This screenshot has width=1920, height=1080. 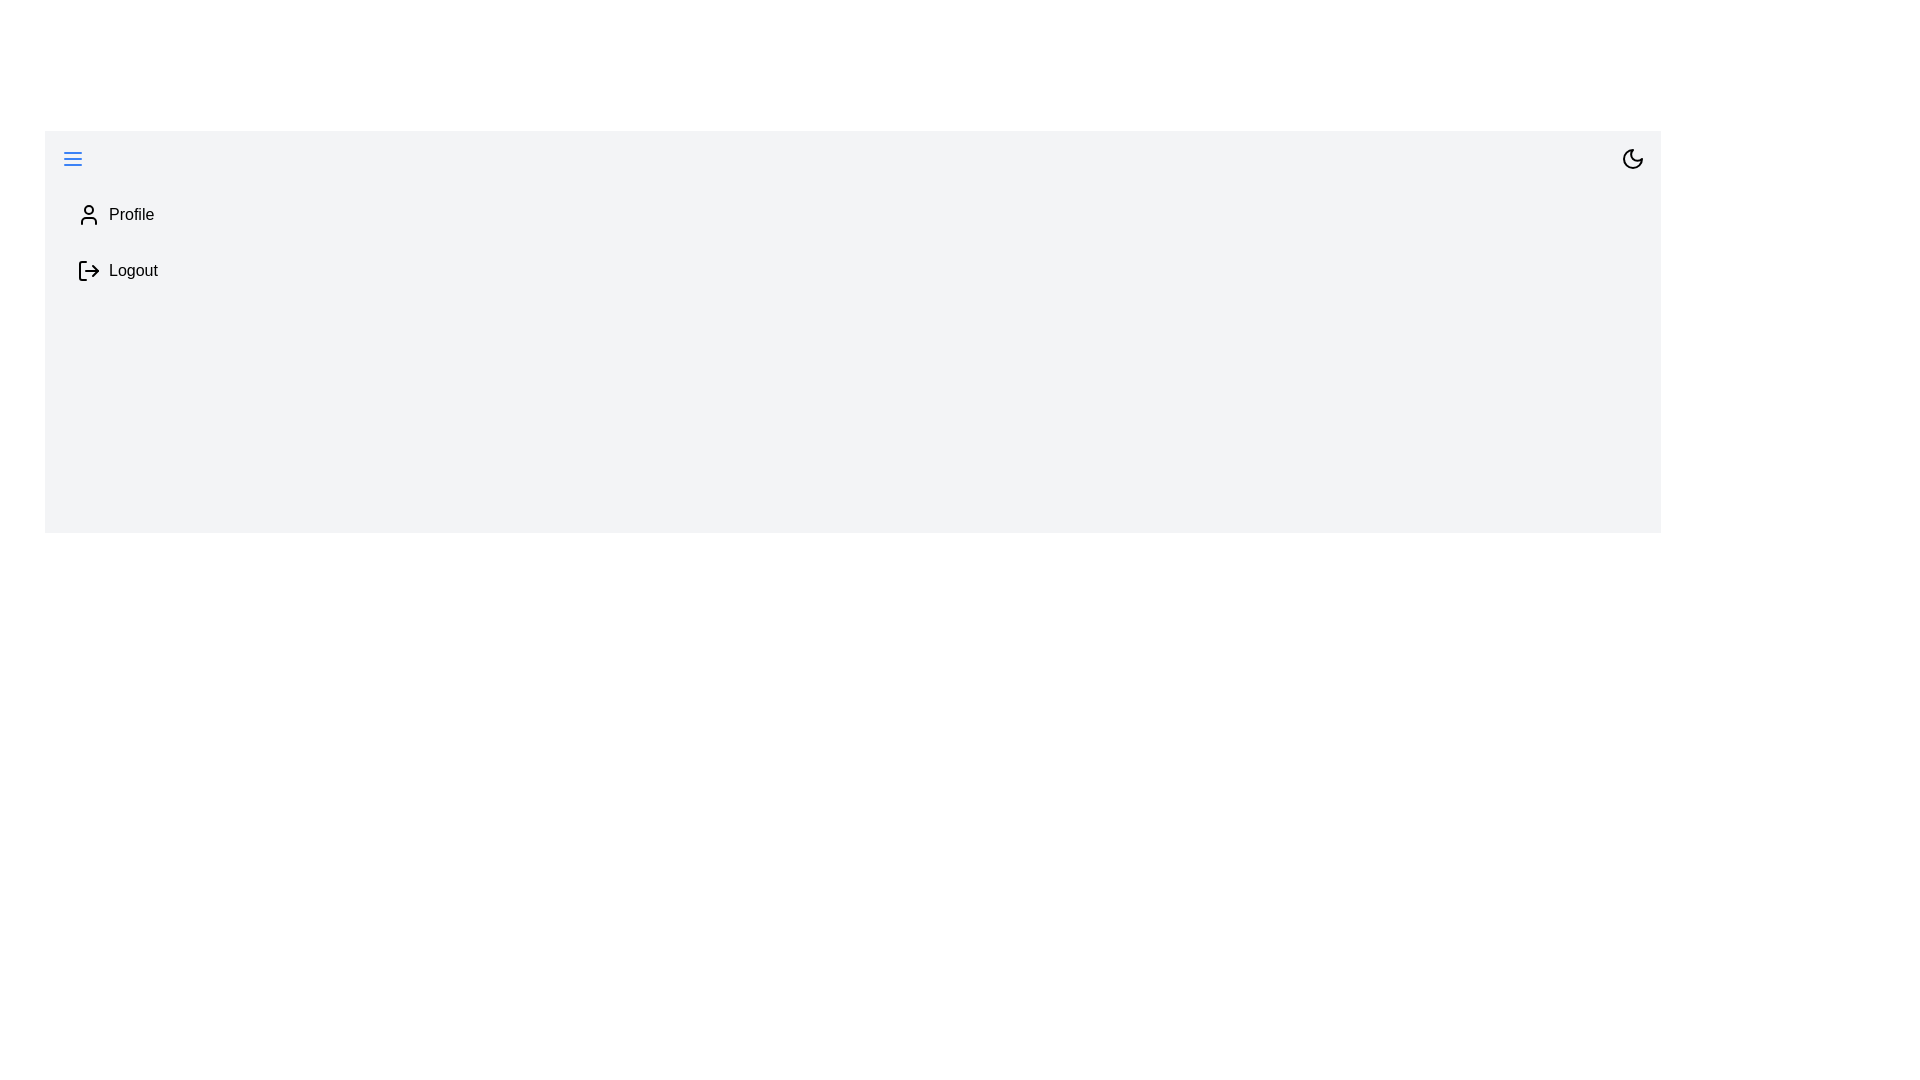 I want to click on the button located at the far-left of the horizontal header layout, so click(x=72, y=157).